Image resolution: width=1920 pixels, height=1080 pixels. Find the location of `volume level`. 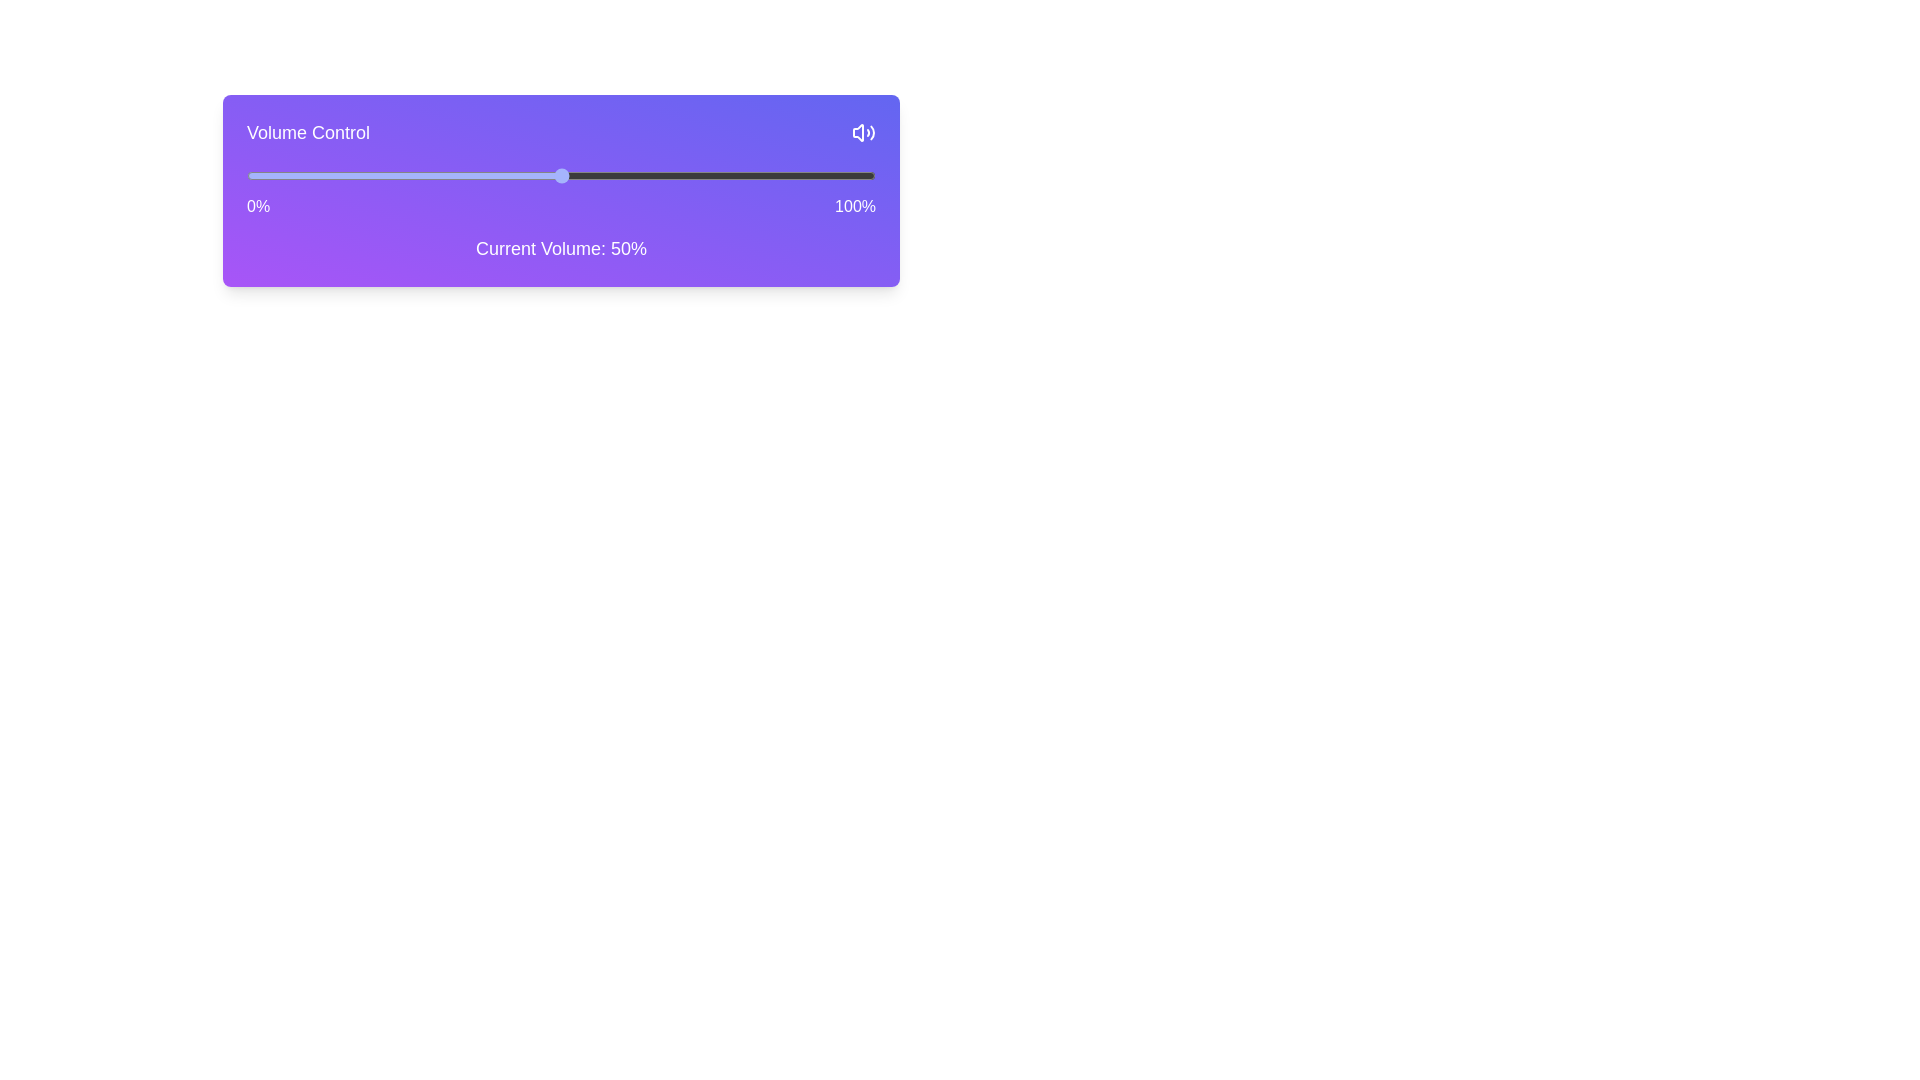

volume level is located at coordinates (245, 175).